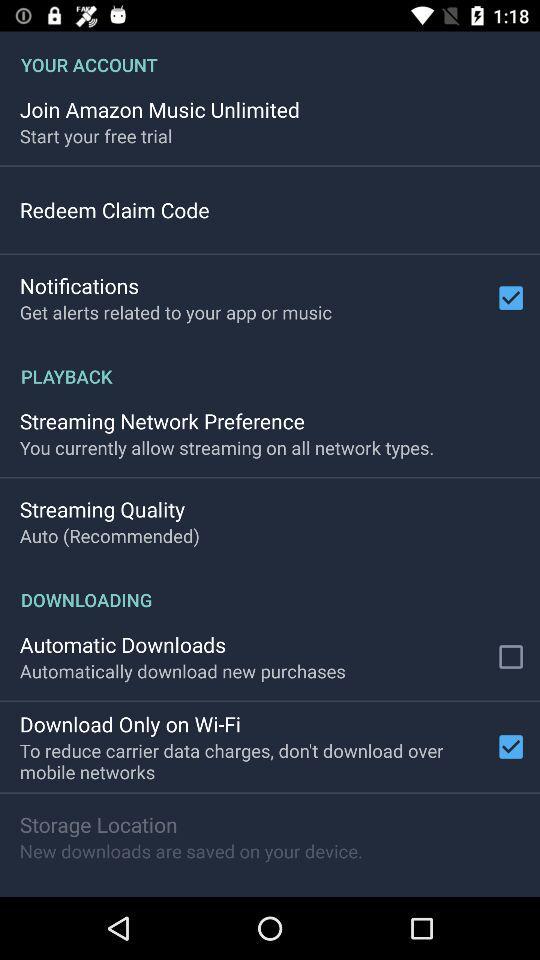 The image size is (540, 960). Describe the element at coordinates (270, 589) in the screenshot. I see `the downloading item` at that location.